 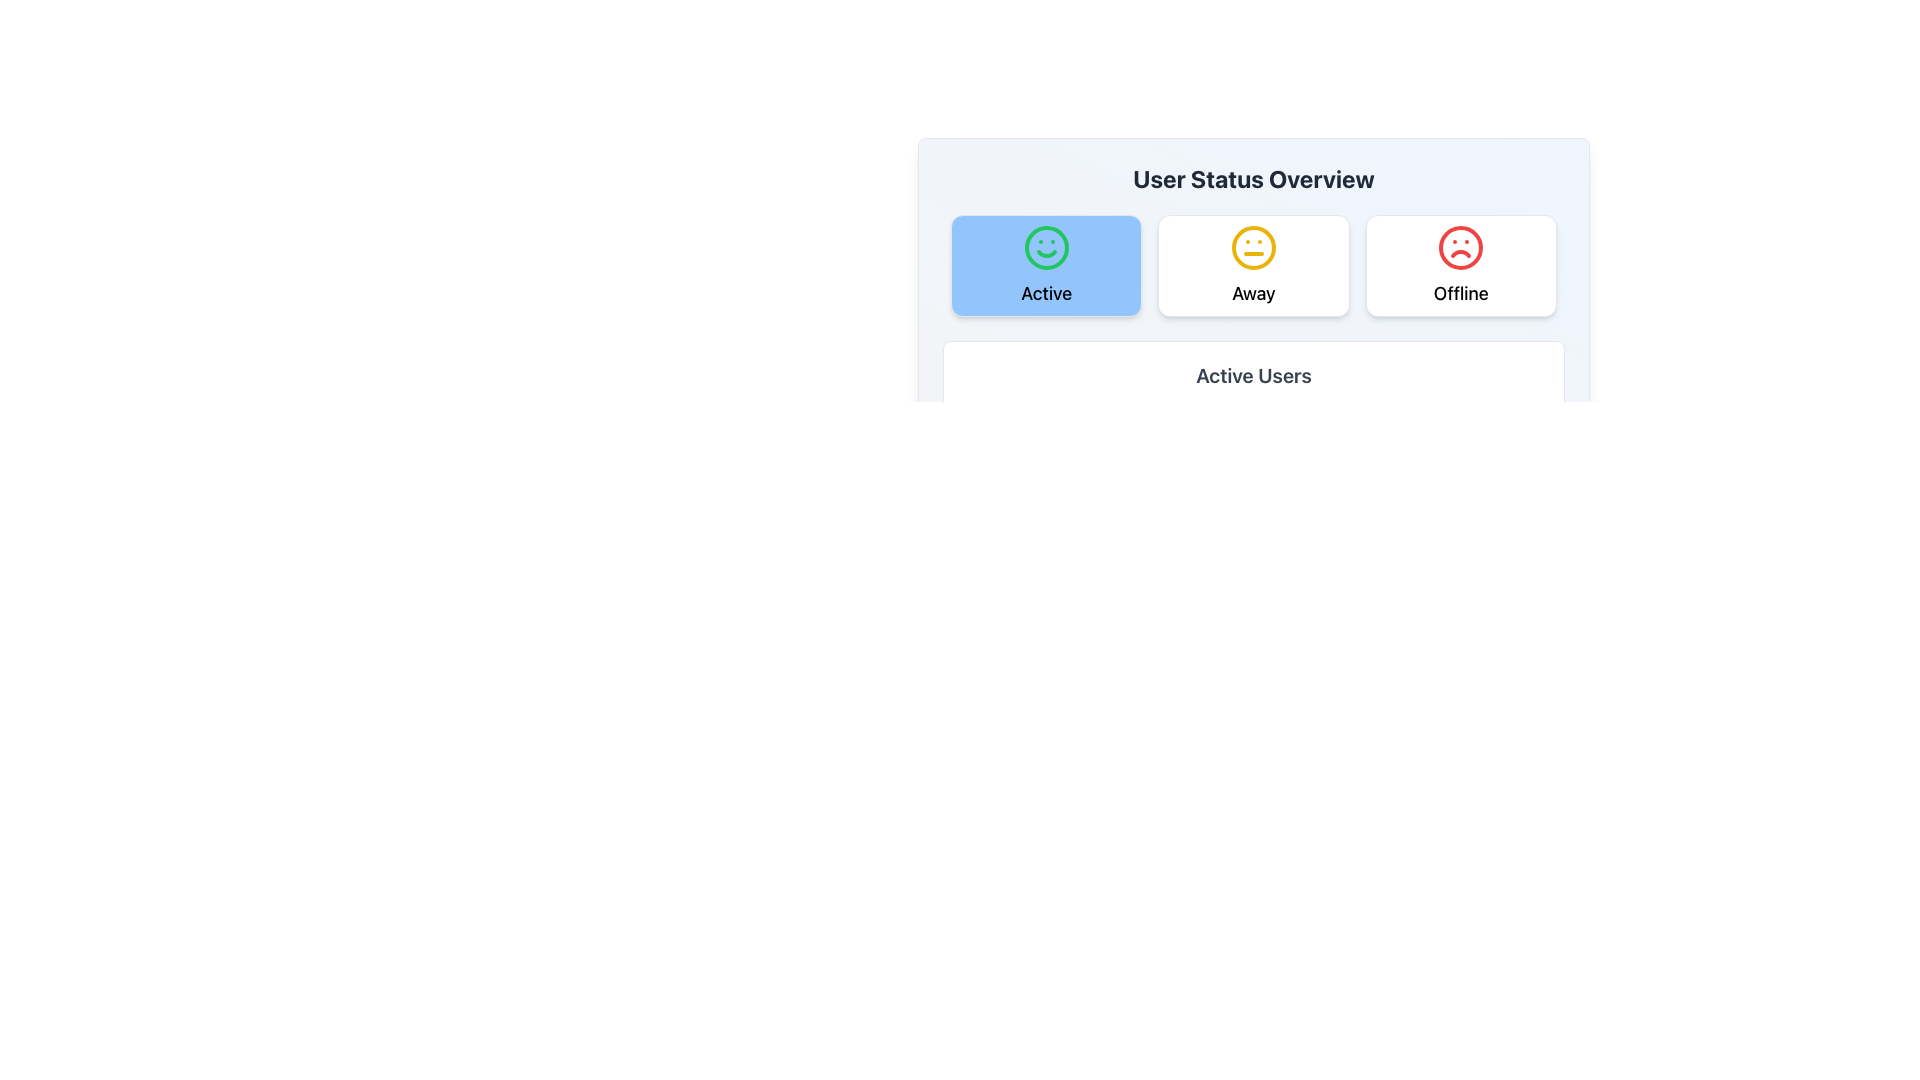 I want to click on the 'Offline' status button, the third button in the group under 'User Status Overview', to change its appearance, so click(x=1461, y=265).